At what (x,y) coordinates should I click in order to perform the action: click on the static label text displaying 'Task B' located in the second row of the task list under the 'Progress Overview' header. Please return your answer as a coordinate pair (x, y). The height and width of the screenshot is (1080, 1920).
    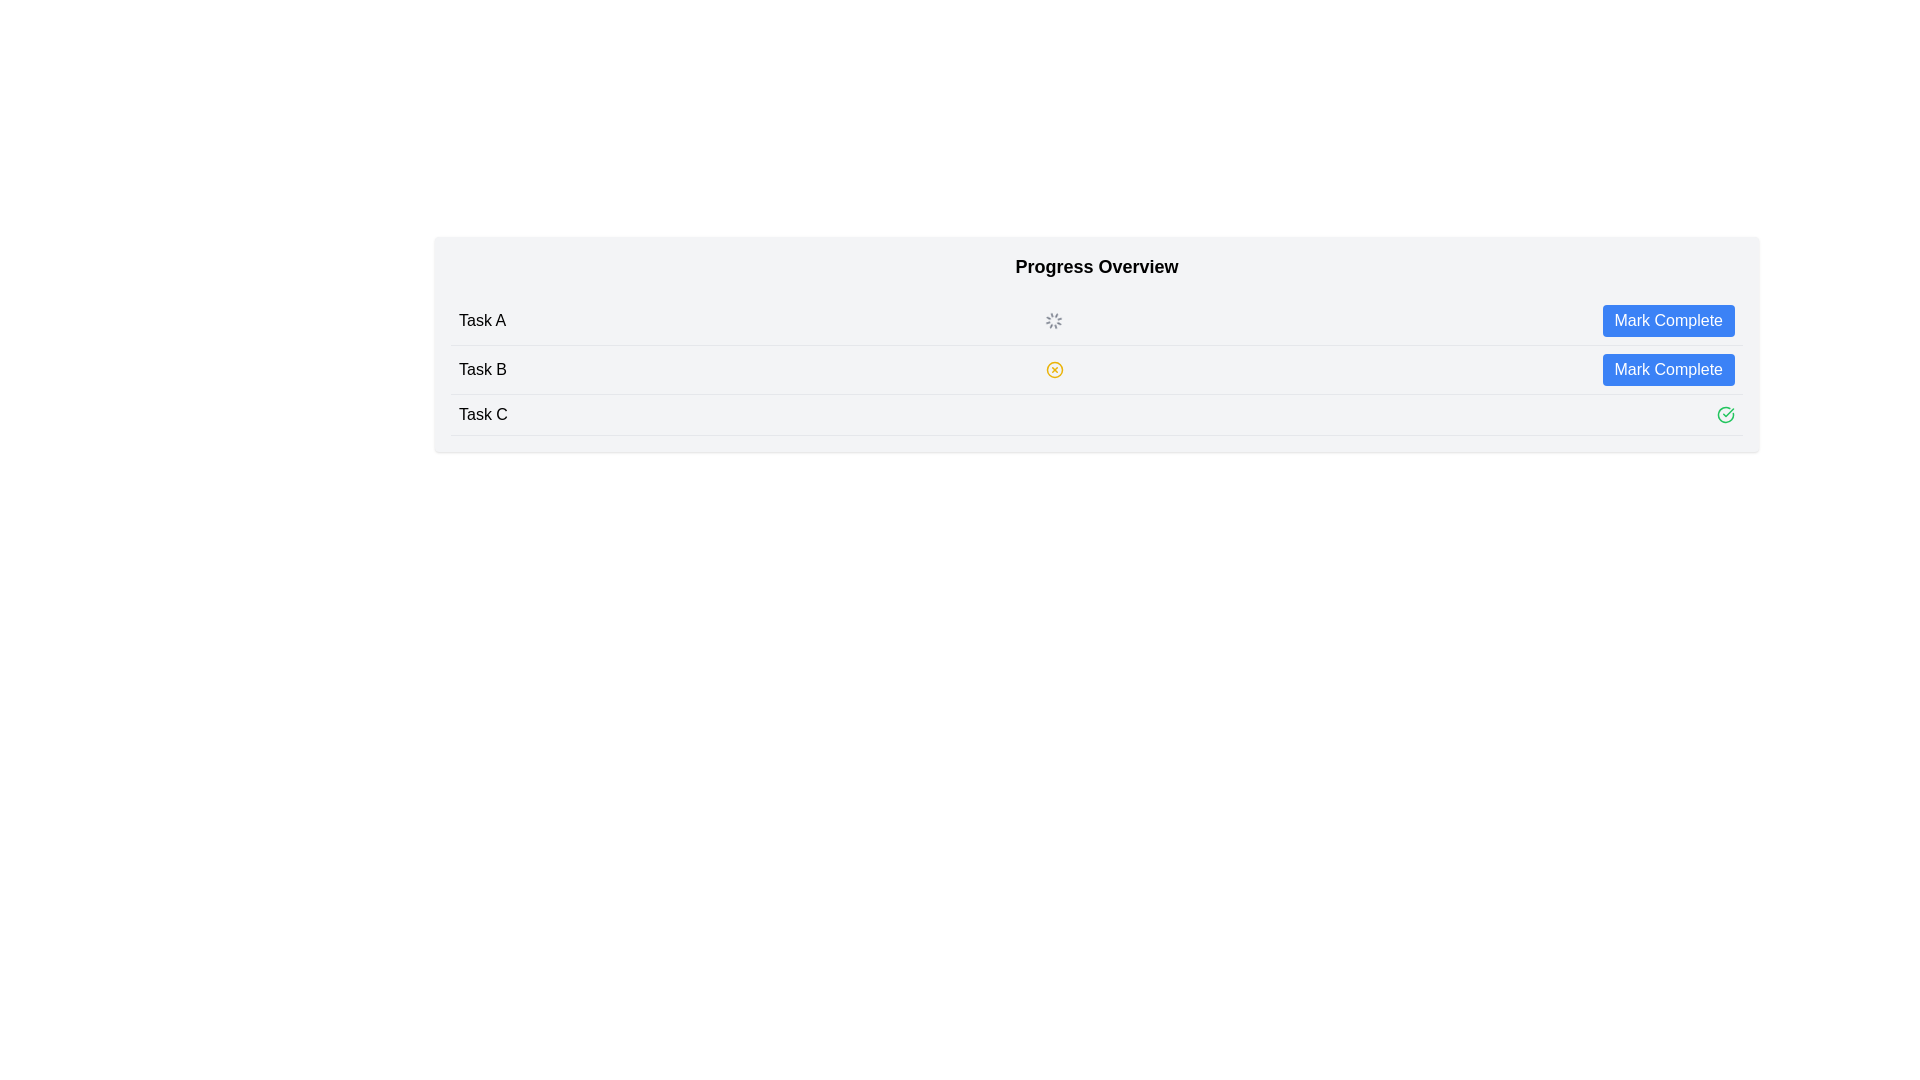
    Looking at the image, I should click on (483, 370).